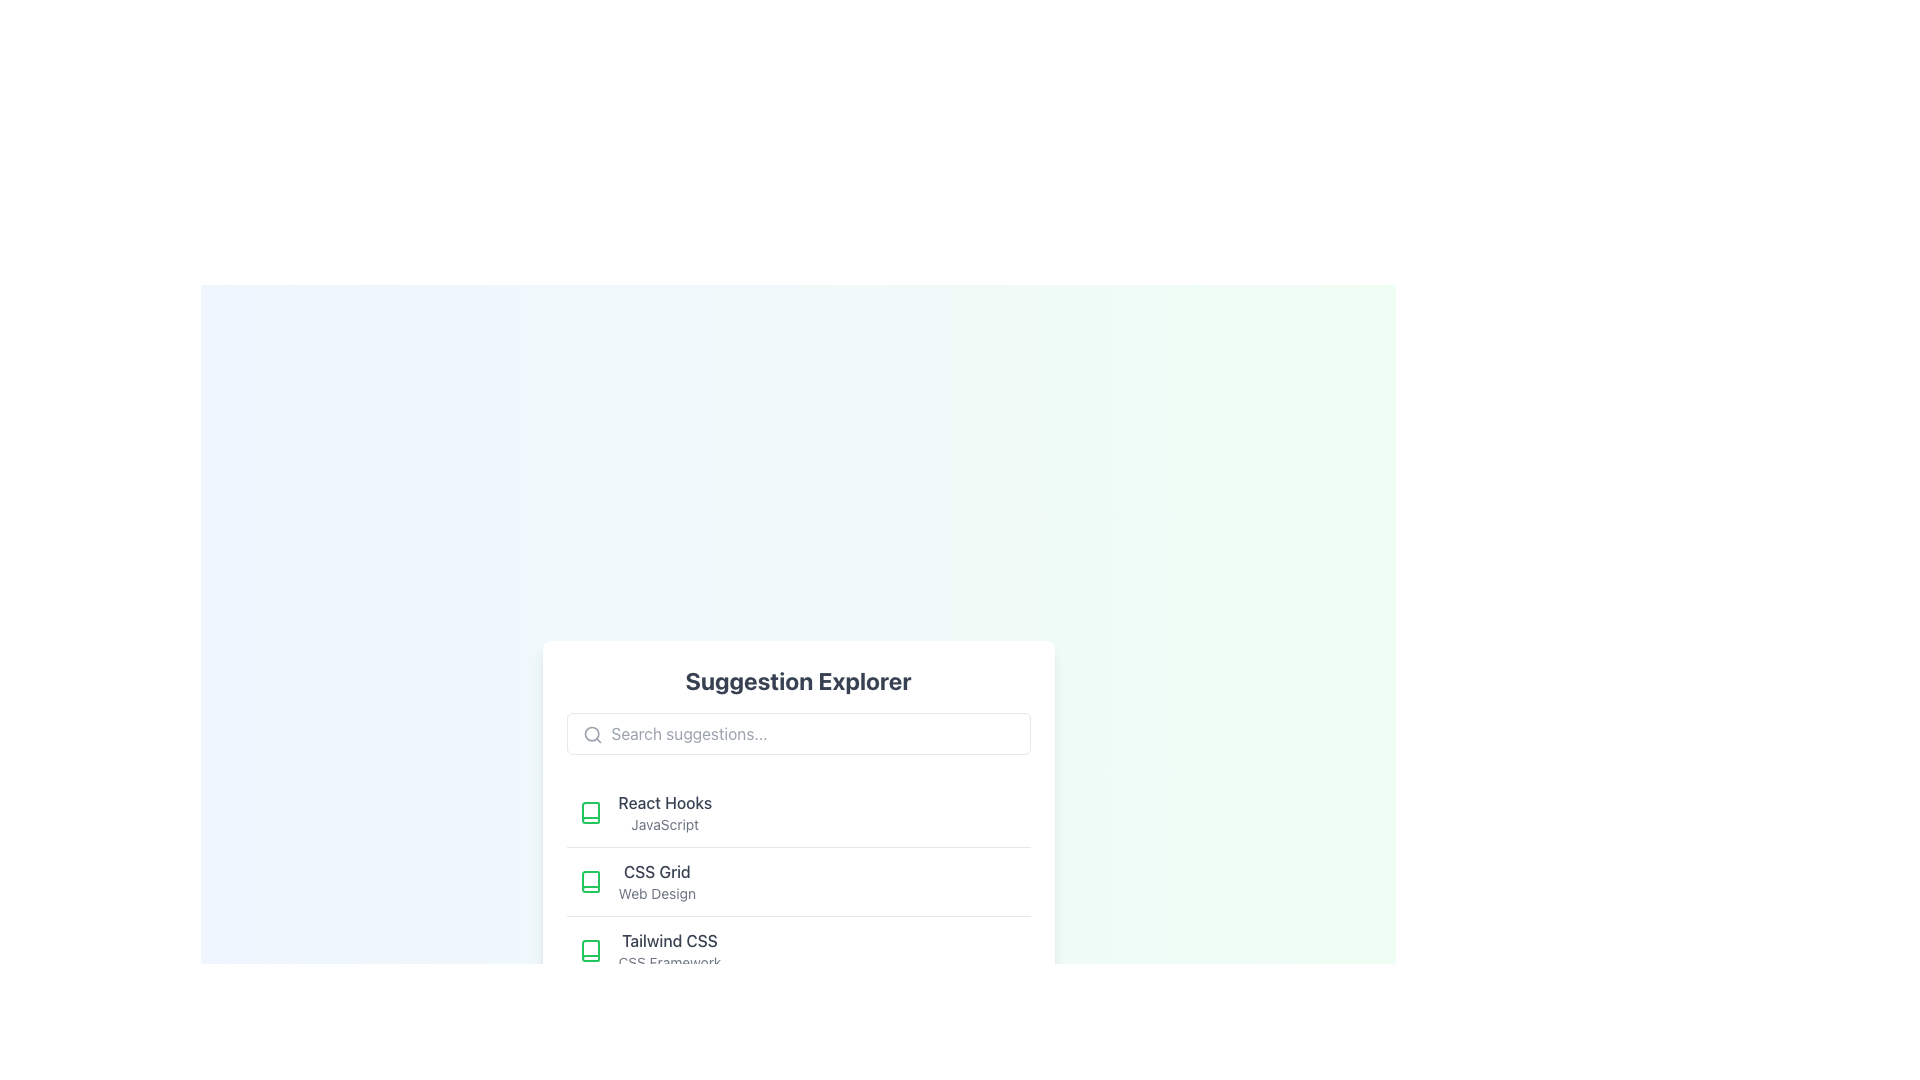 The image size is (1920, 1080). Describe the element at coordinates (589, 813) in the screenshot. I see `the green book icon element located to the left of the 'React Hooks' text in the 'Suggestion Explorer' section` at that location.